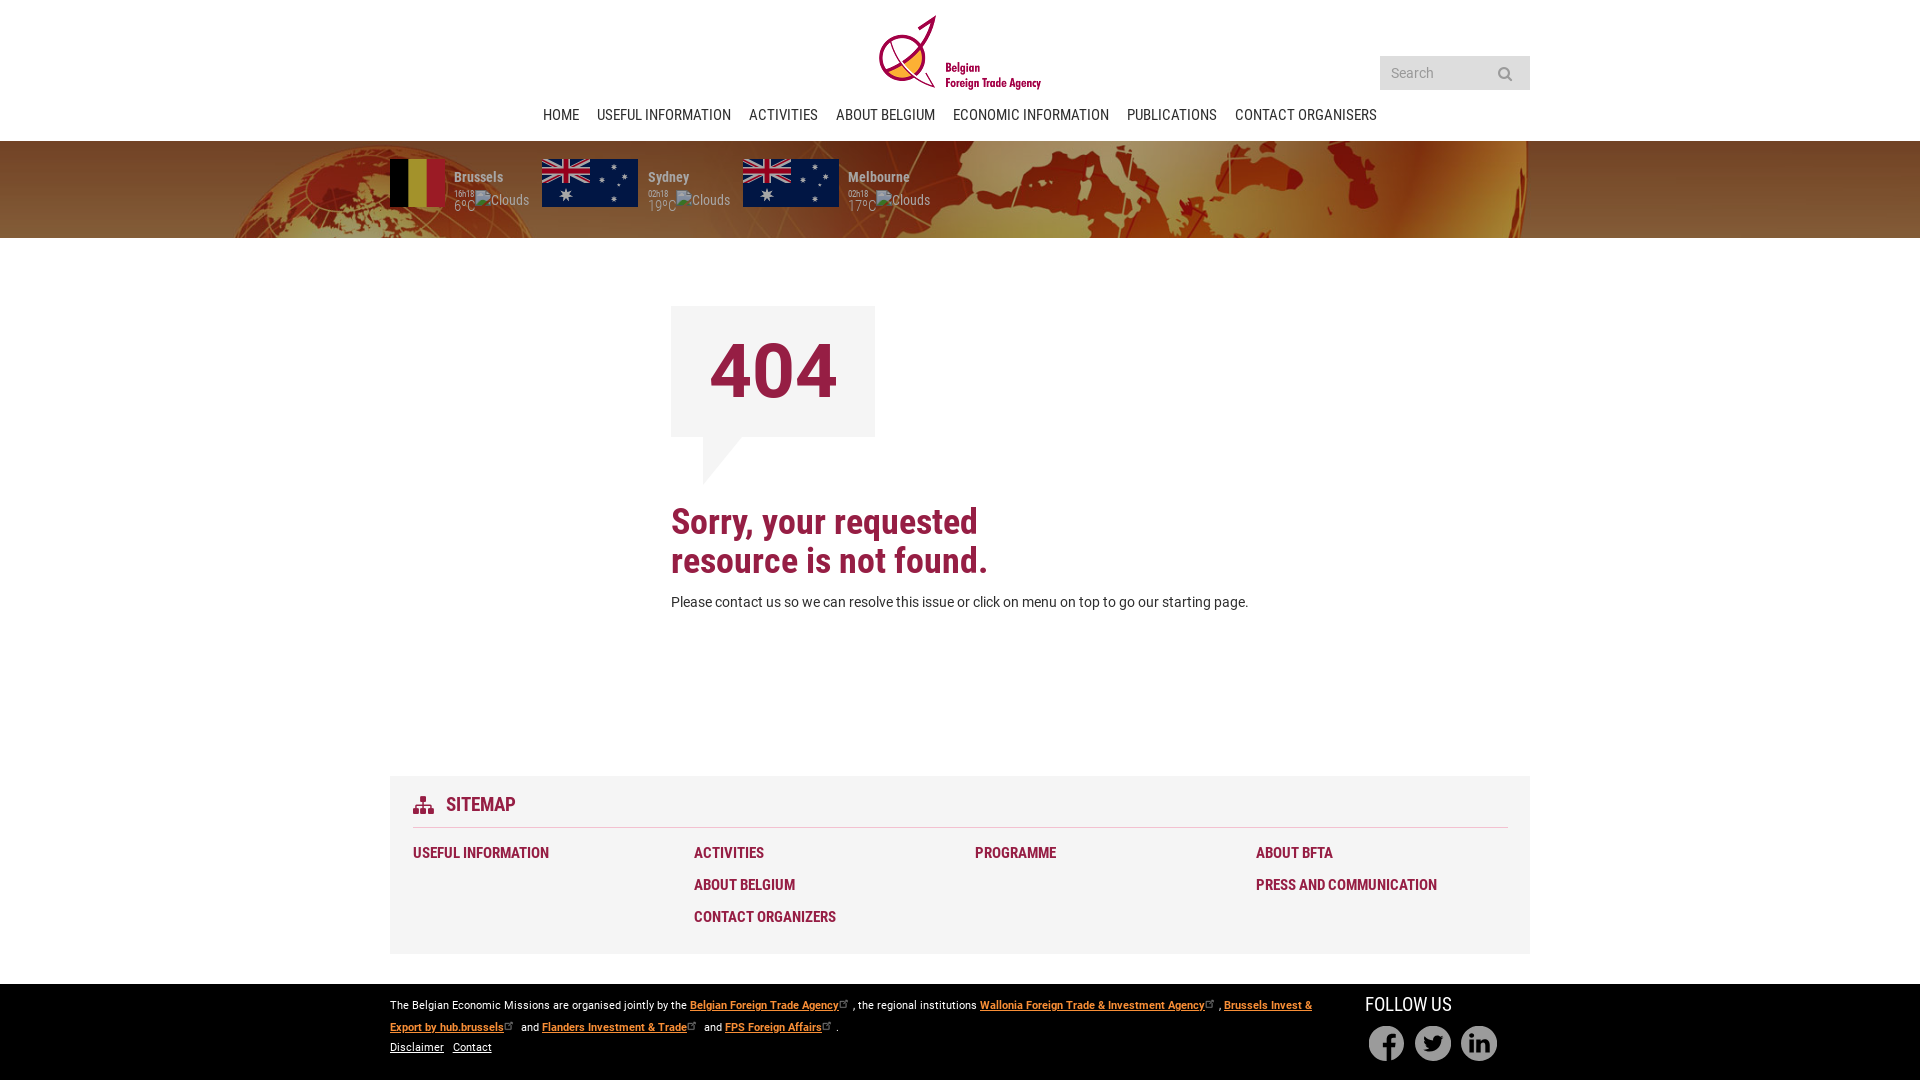 The height and width of the screenshot is (1080, 1920). I want to click on 'USEFUL INFORMATION', so click(663, 115).